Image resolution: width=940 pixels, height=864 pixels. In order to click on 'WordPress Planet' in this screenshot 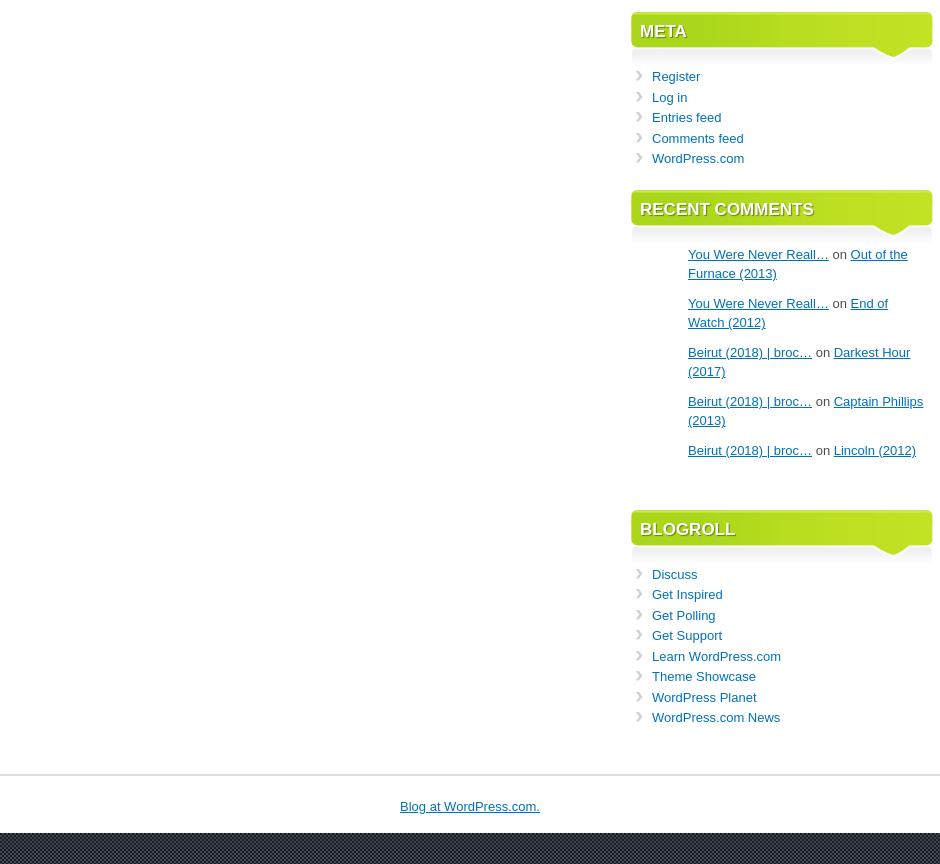, I will do `click(702, 696)`.